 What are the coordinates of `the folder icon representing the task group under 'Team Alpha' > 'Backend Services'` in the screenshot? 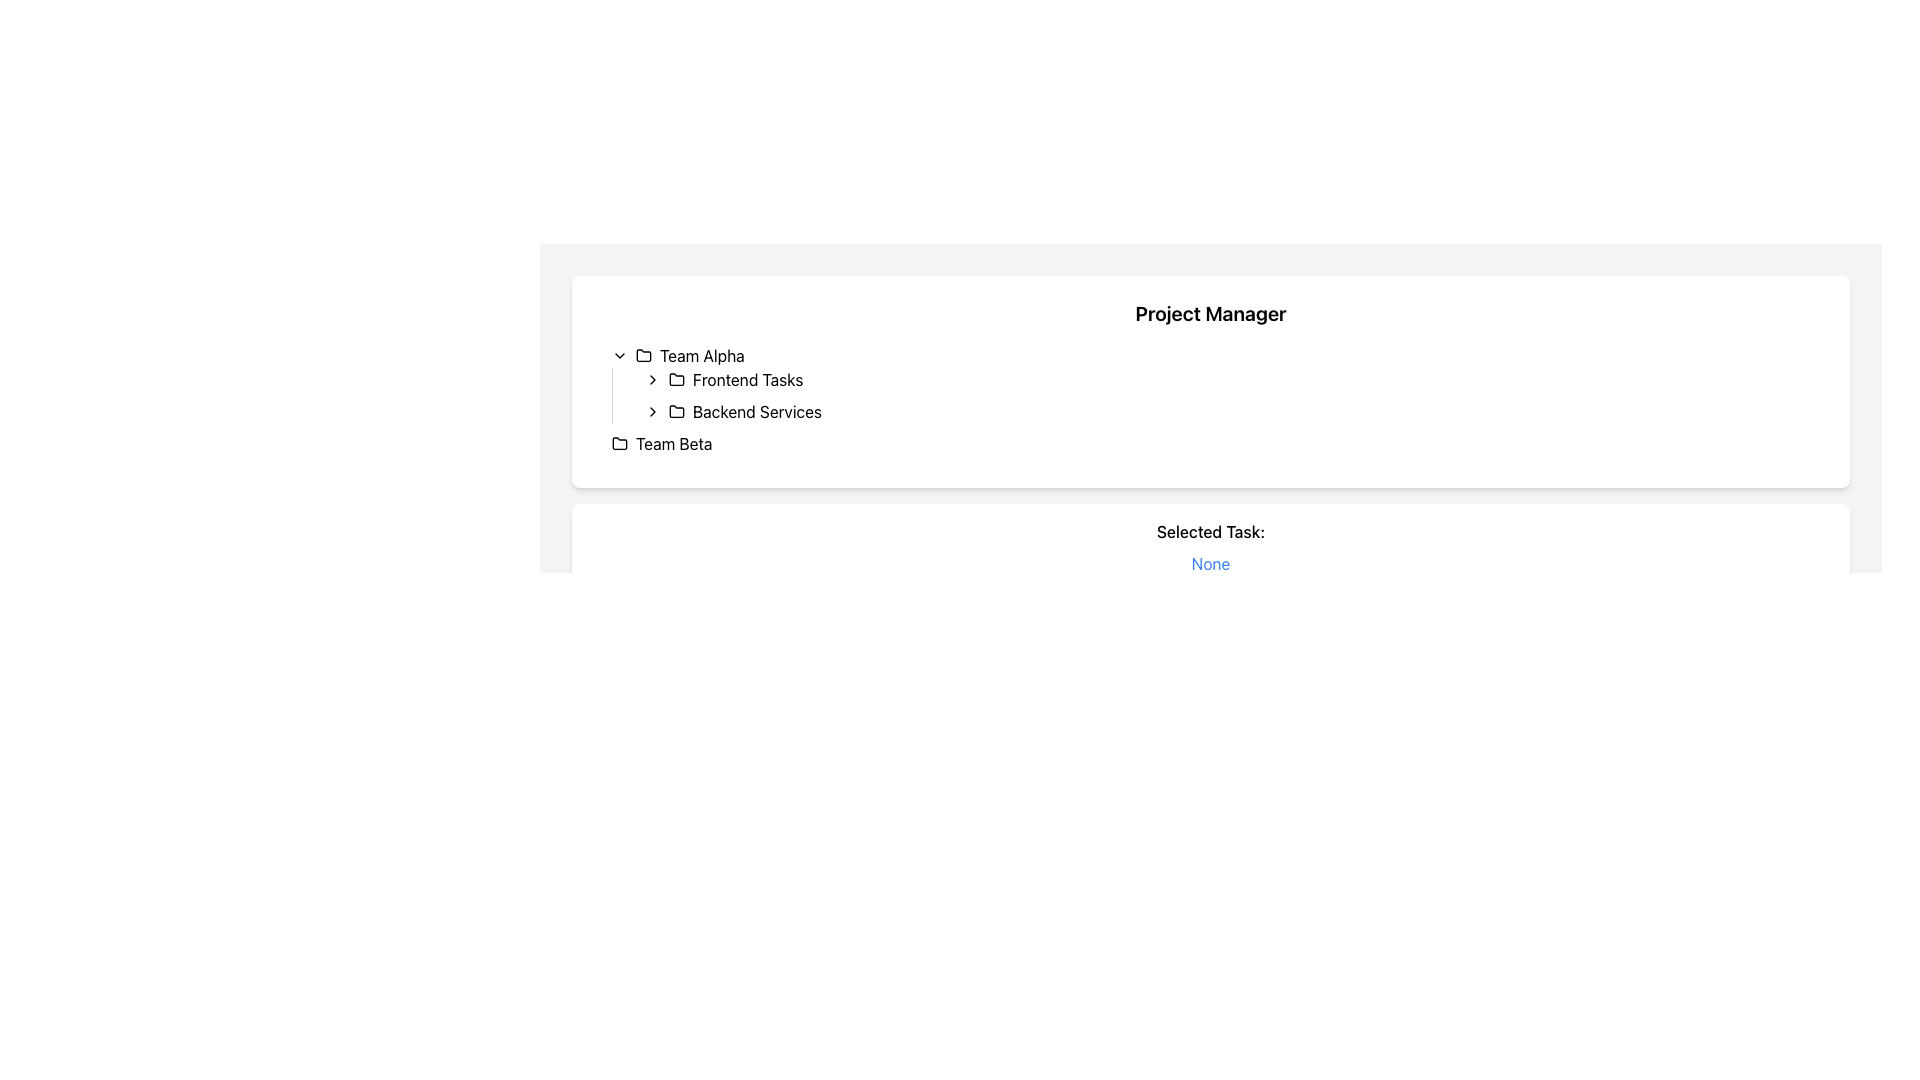 It's located at (676, 410).